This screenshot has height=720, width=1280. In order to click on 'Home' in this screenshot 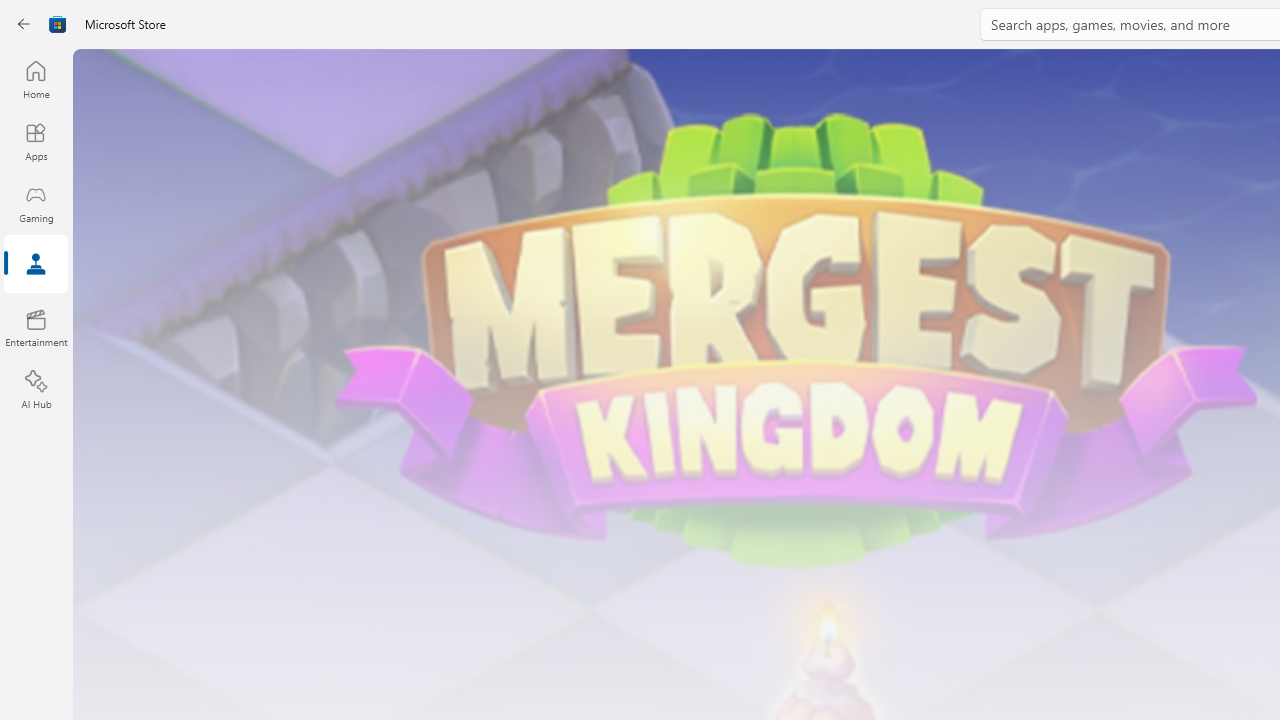, I will do `click(35, 78)`.